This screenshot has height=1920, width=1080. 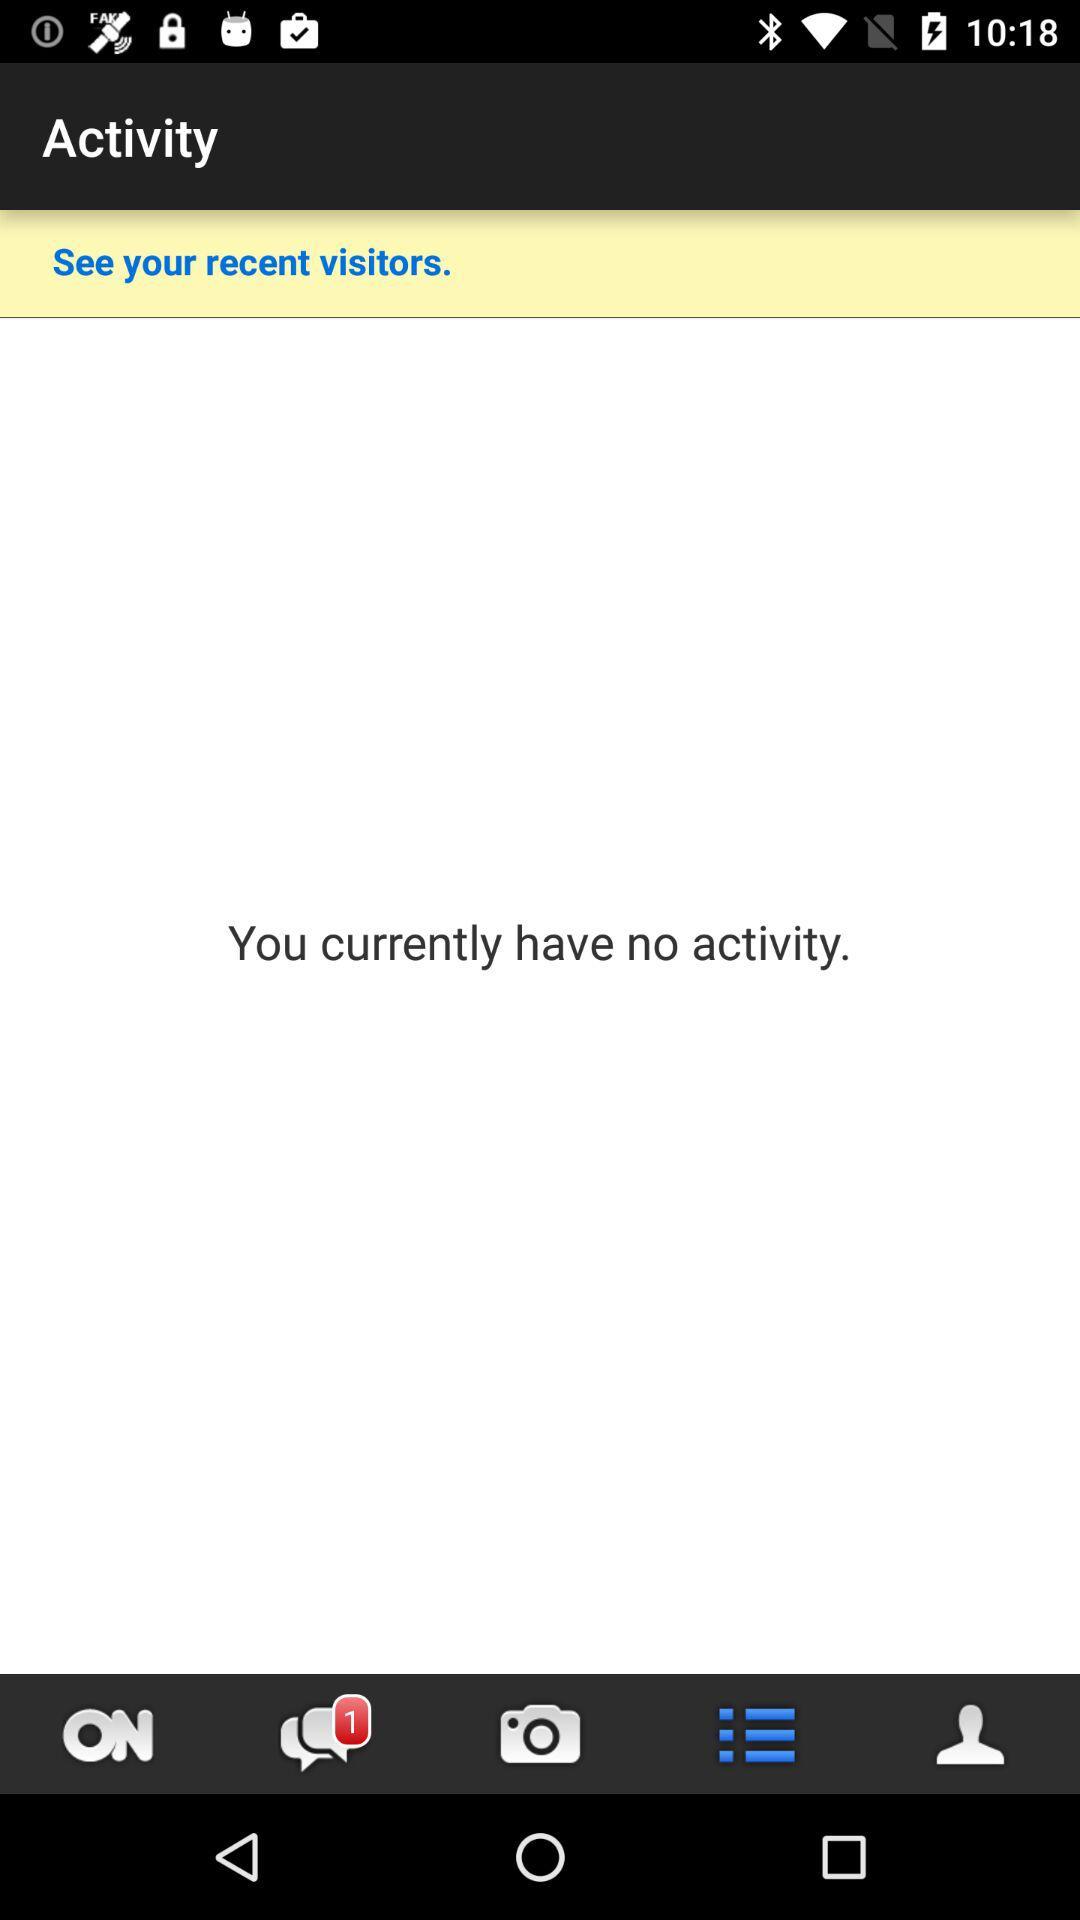 What do you see at coordinates (540, 1733) in the screenshot?
I see `open camera` at bounding box center [540, 1733].